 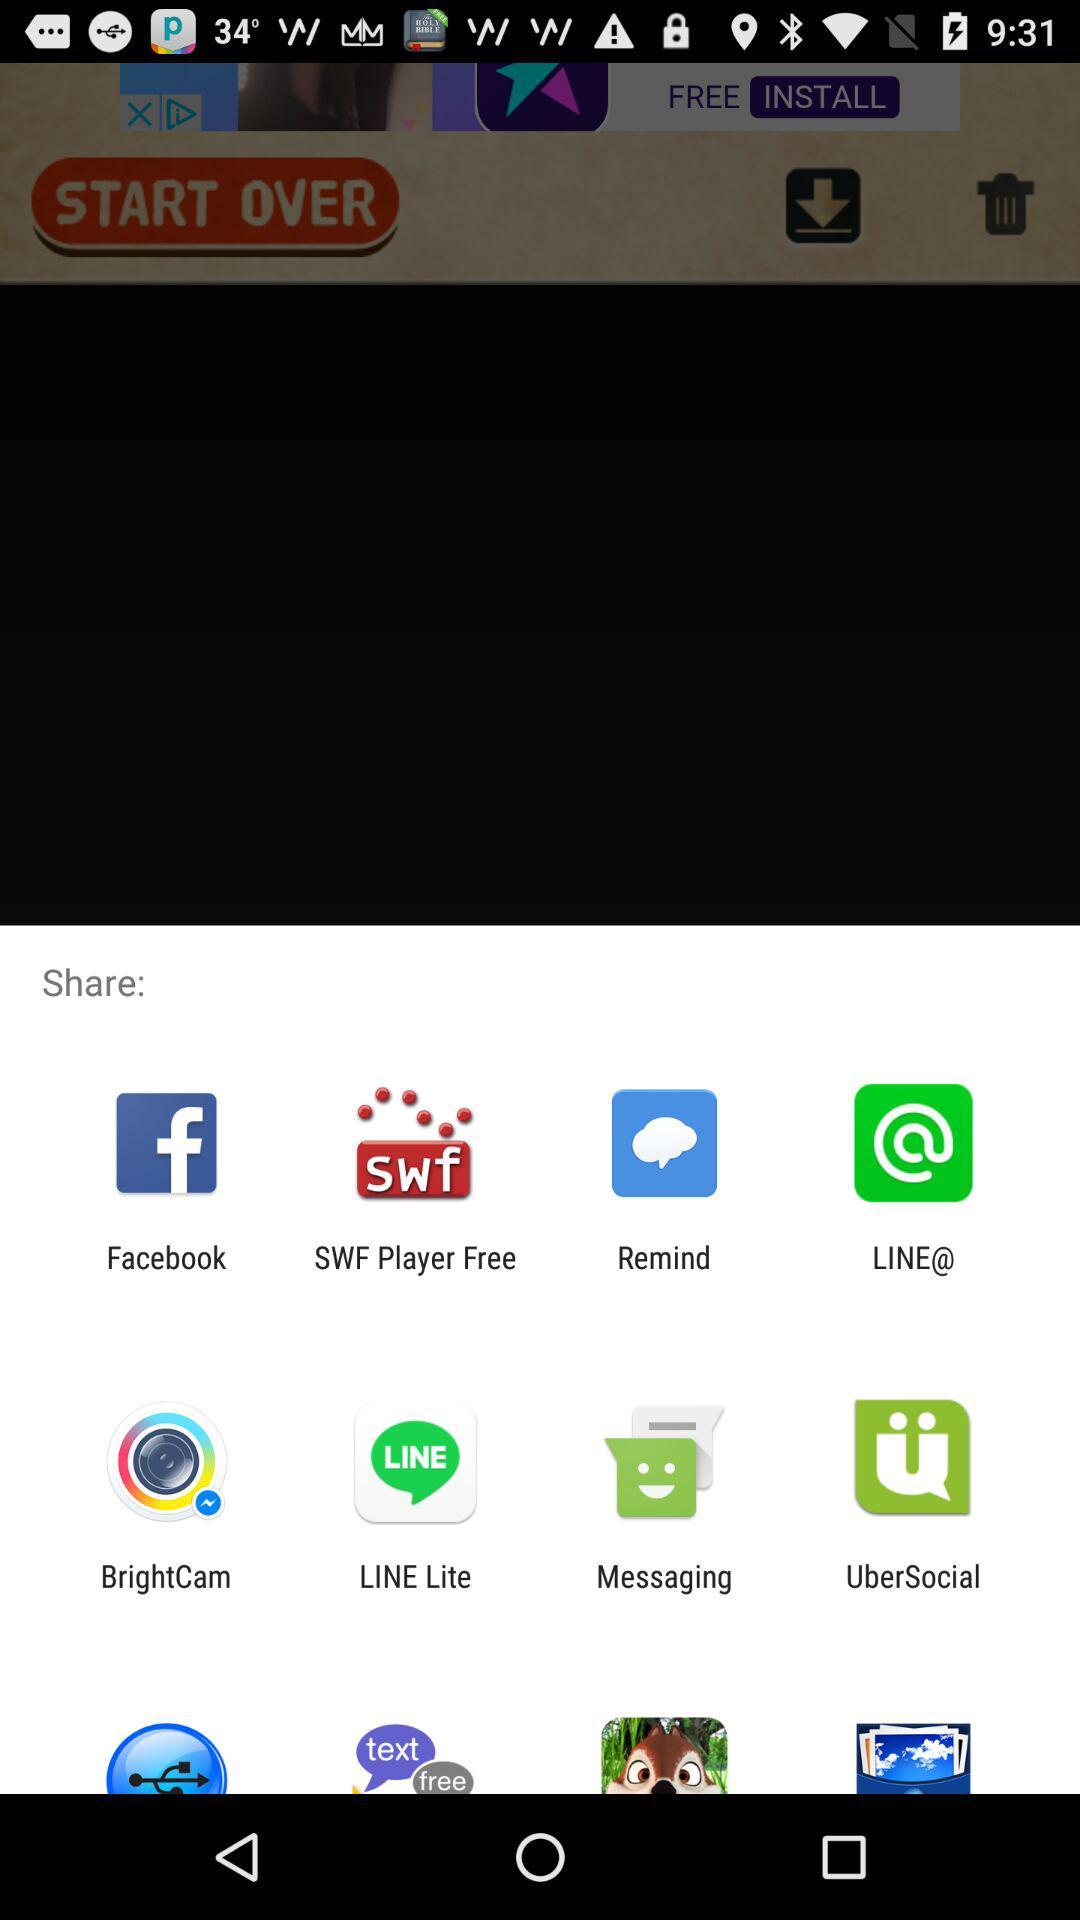 I want to click on the item next to messaging icon, so click(x=414, y=1592).